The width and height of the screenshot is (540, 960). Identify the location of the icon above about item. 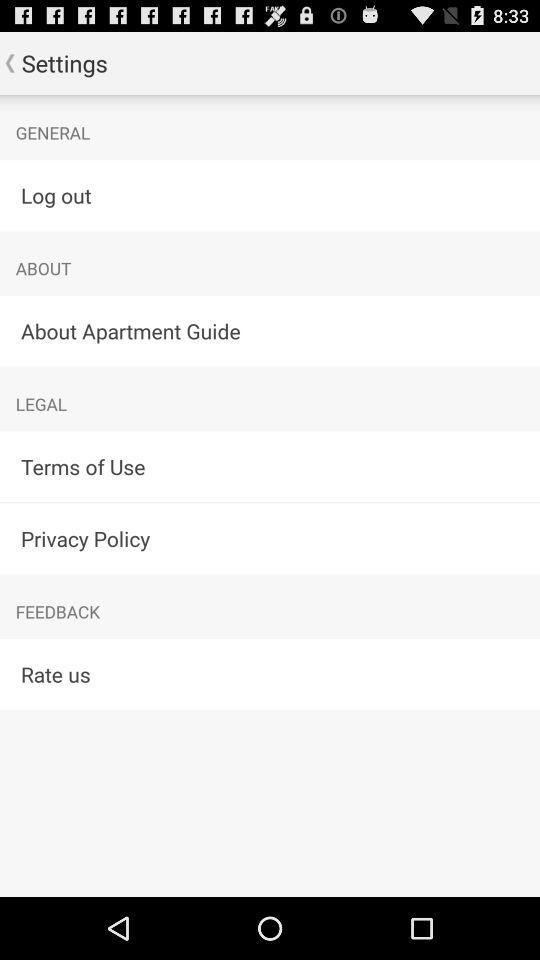
(270, 194).